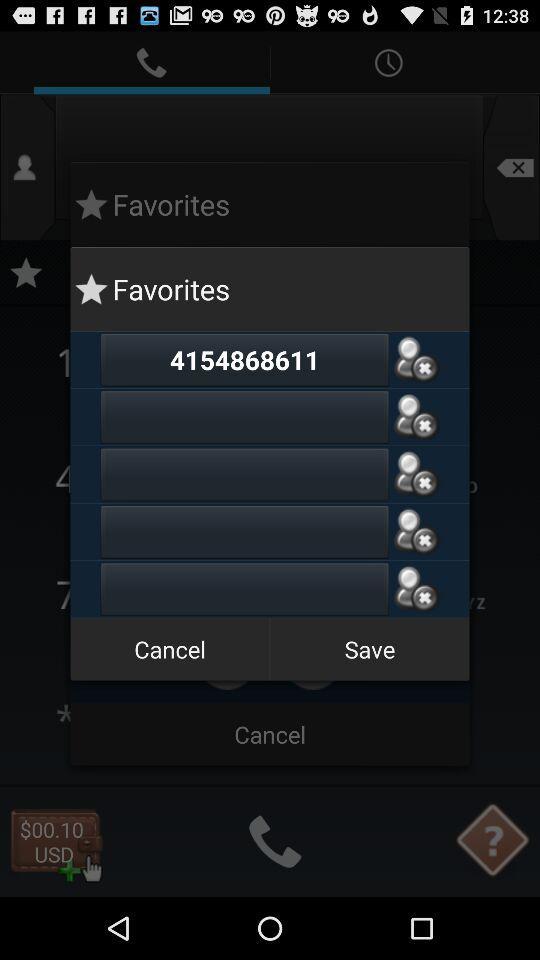 This screenshot has height=960, width=540. Describe the element at coordinates (415, 589) in the screenshot. I see `delete favorite` at that location.